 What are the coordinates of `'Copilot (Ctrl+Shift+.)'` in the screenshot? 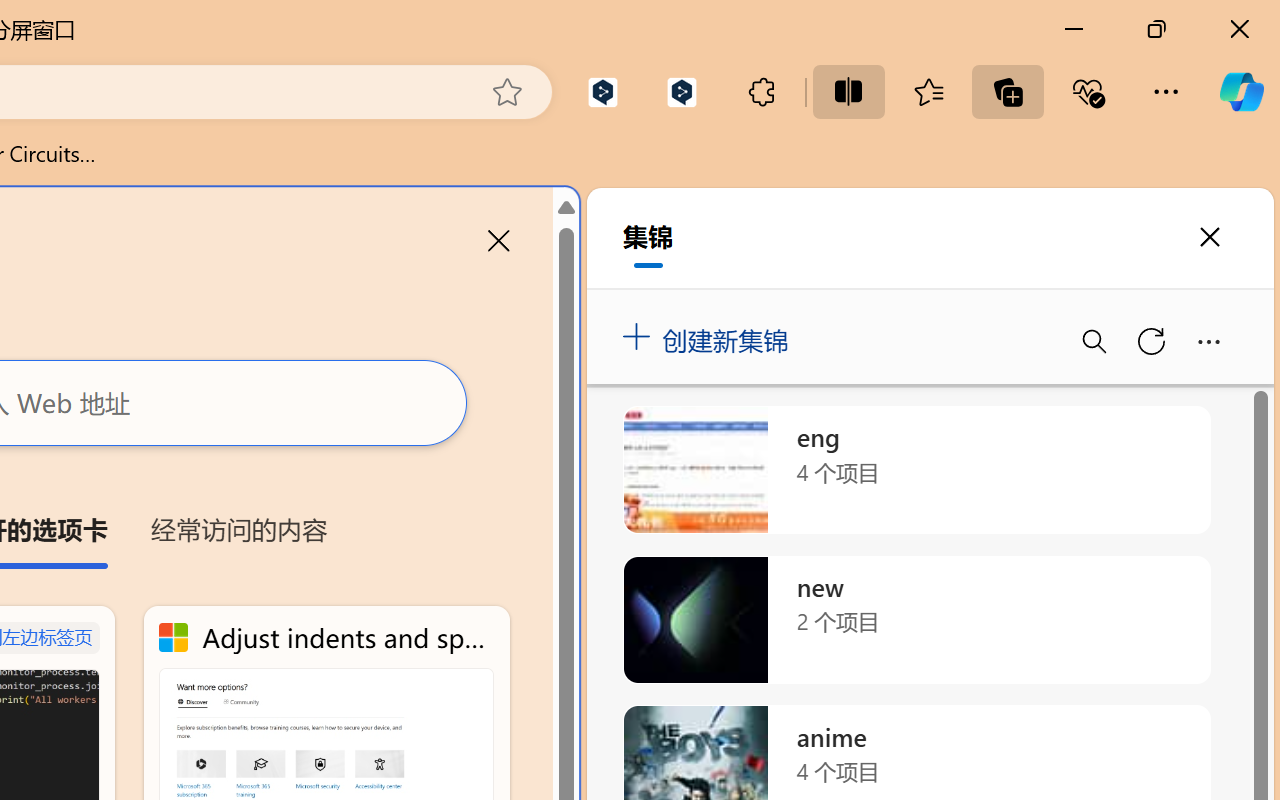 It's located at (1240, 91).